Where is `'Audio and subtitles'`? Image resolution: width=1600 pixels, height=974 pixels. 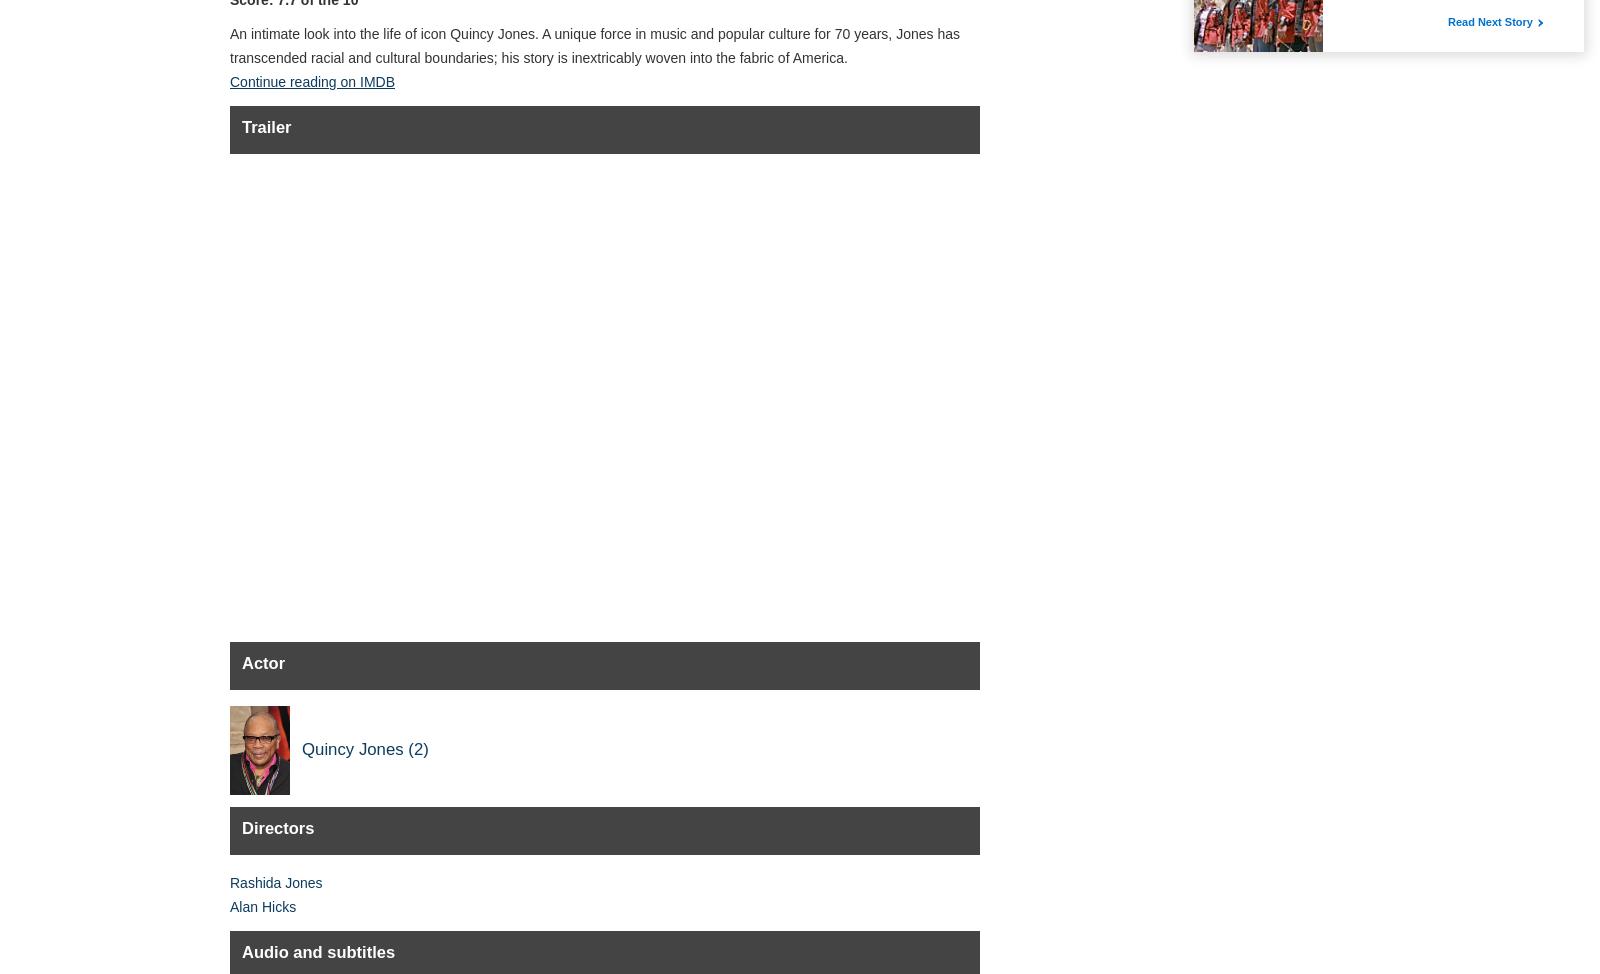 'Audio and subtitles' is located at coordinates (318, 950).